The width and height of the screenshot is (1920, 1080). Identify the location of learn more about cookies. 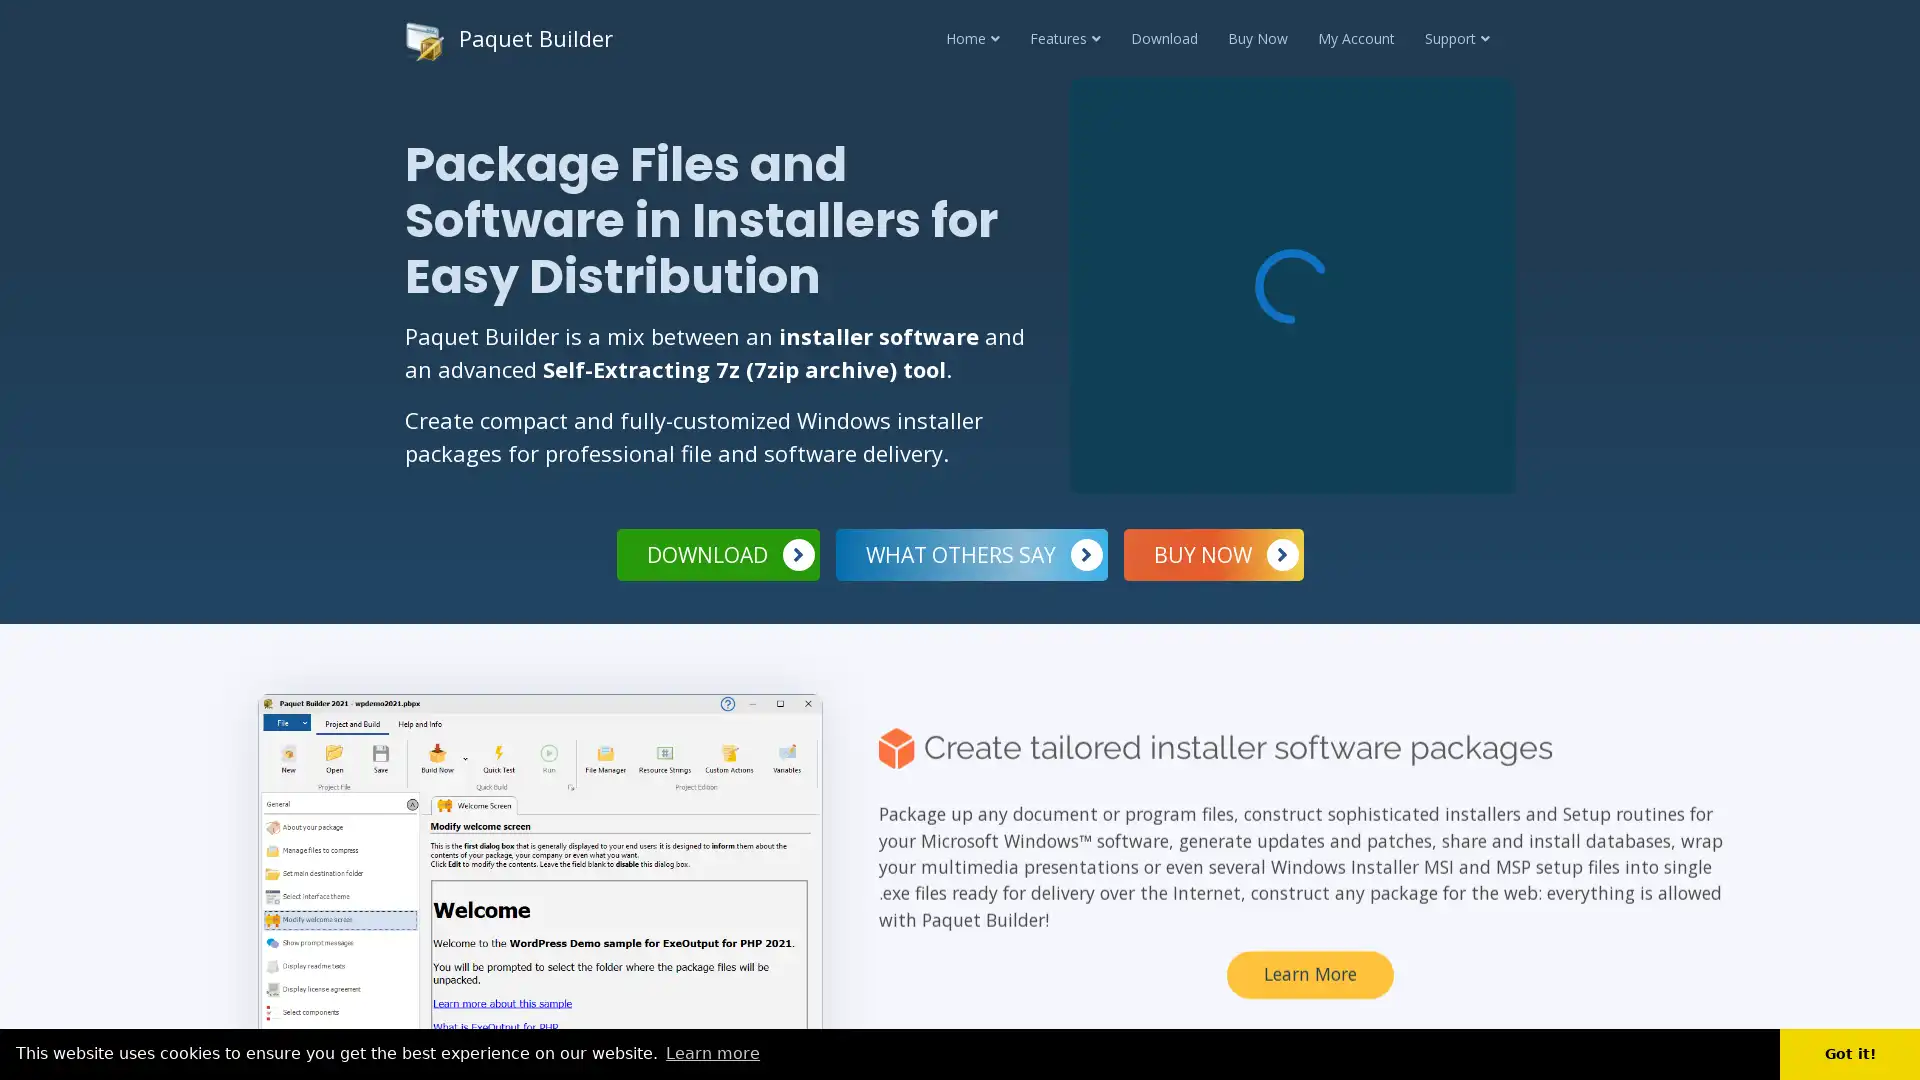
(713, 1052).